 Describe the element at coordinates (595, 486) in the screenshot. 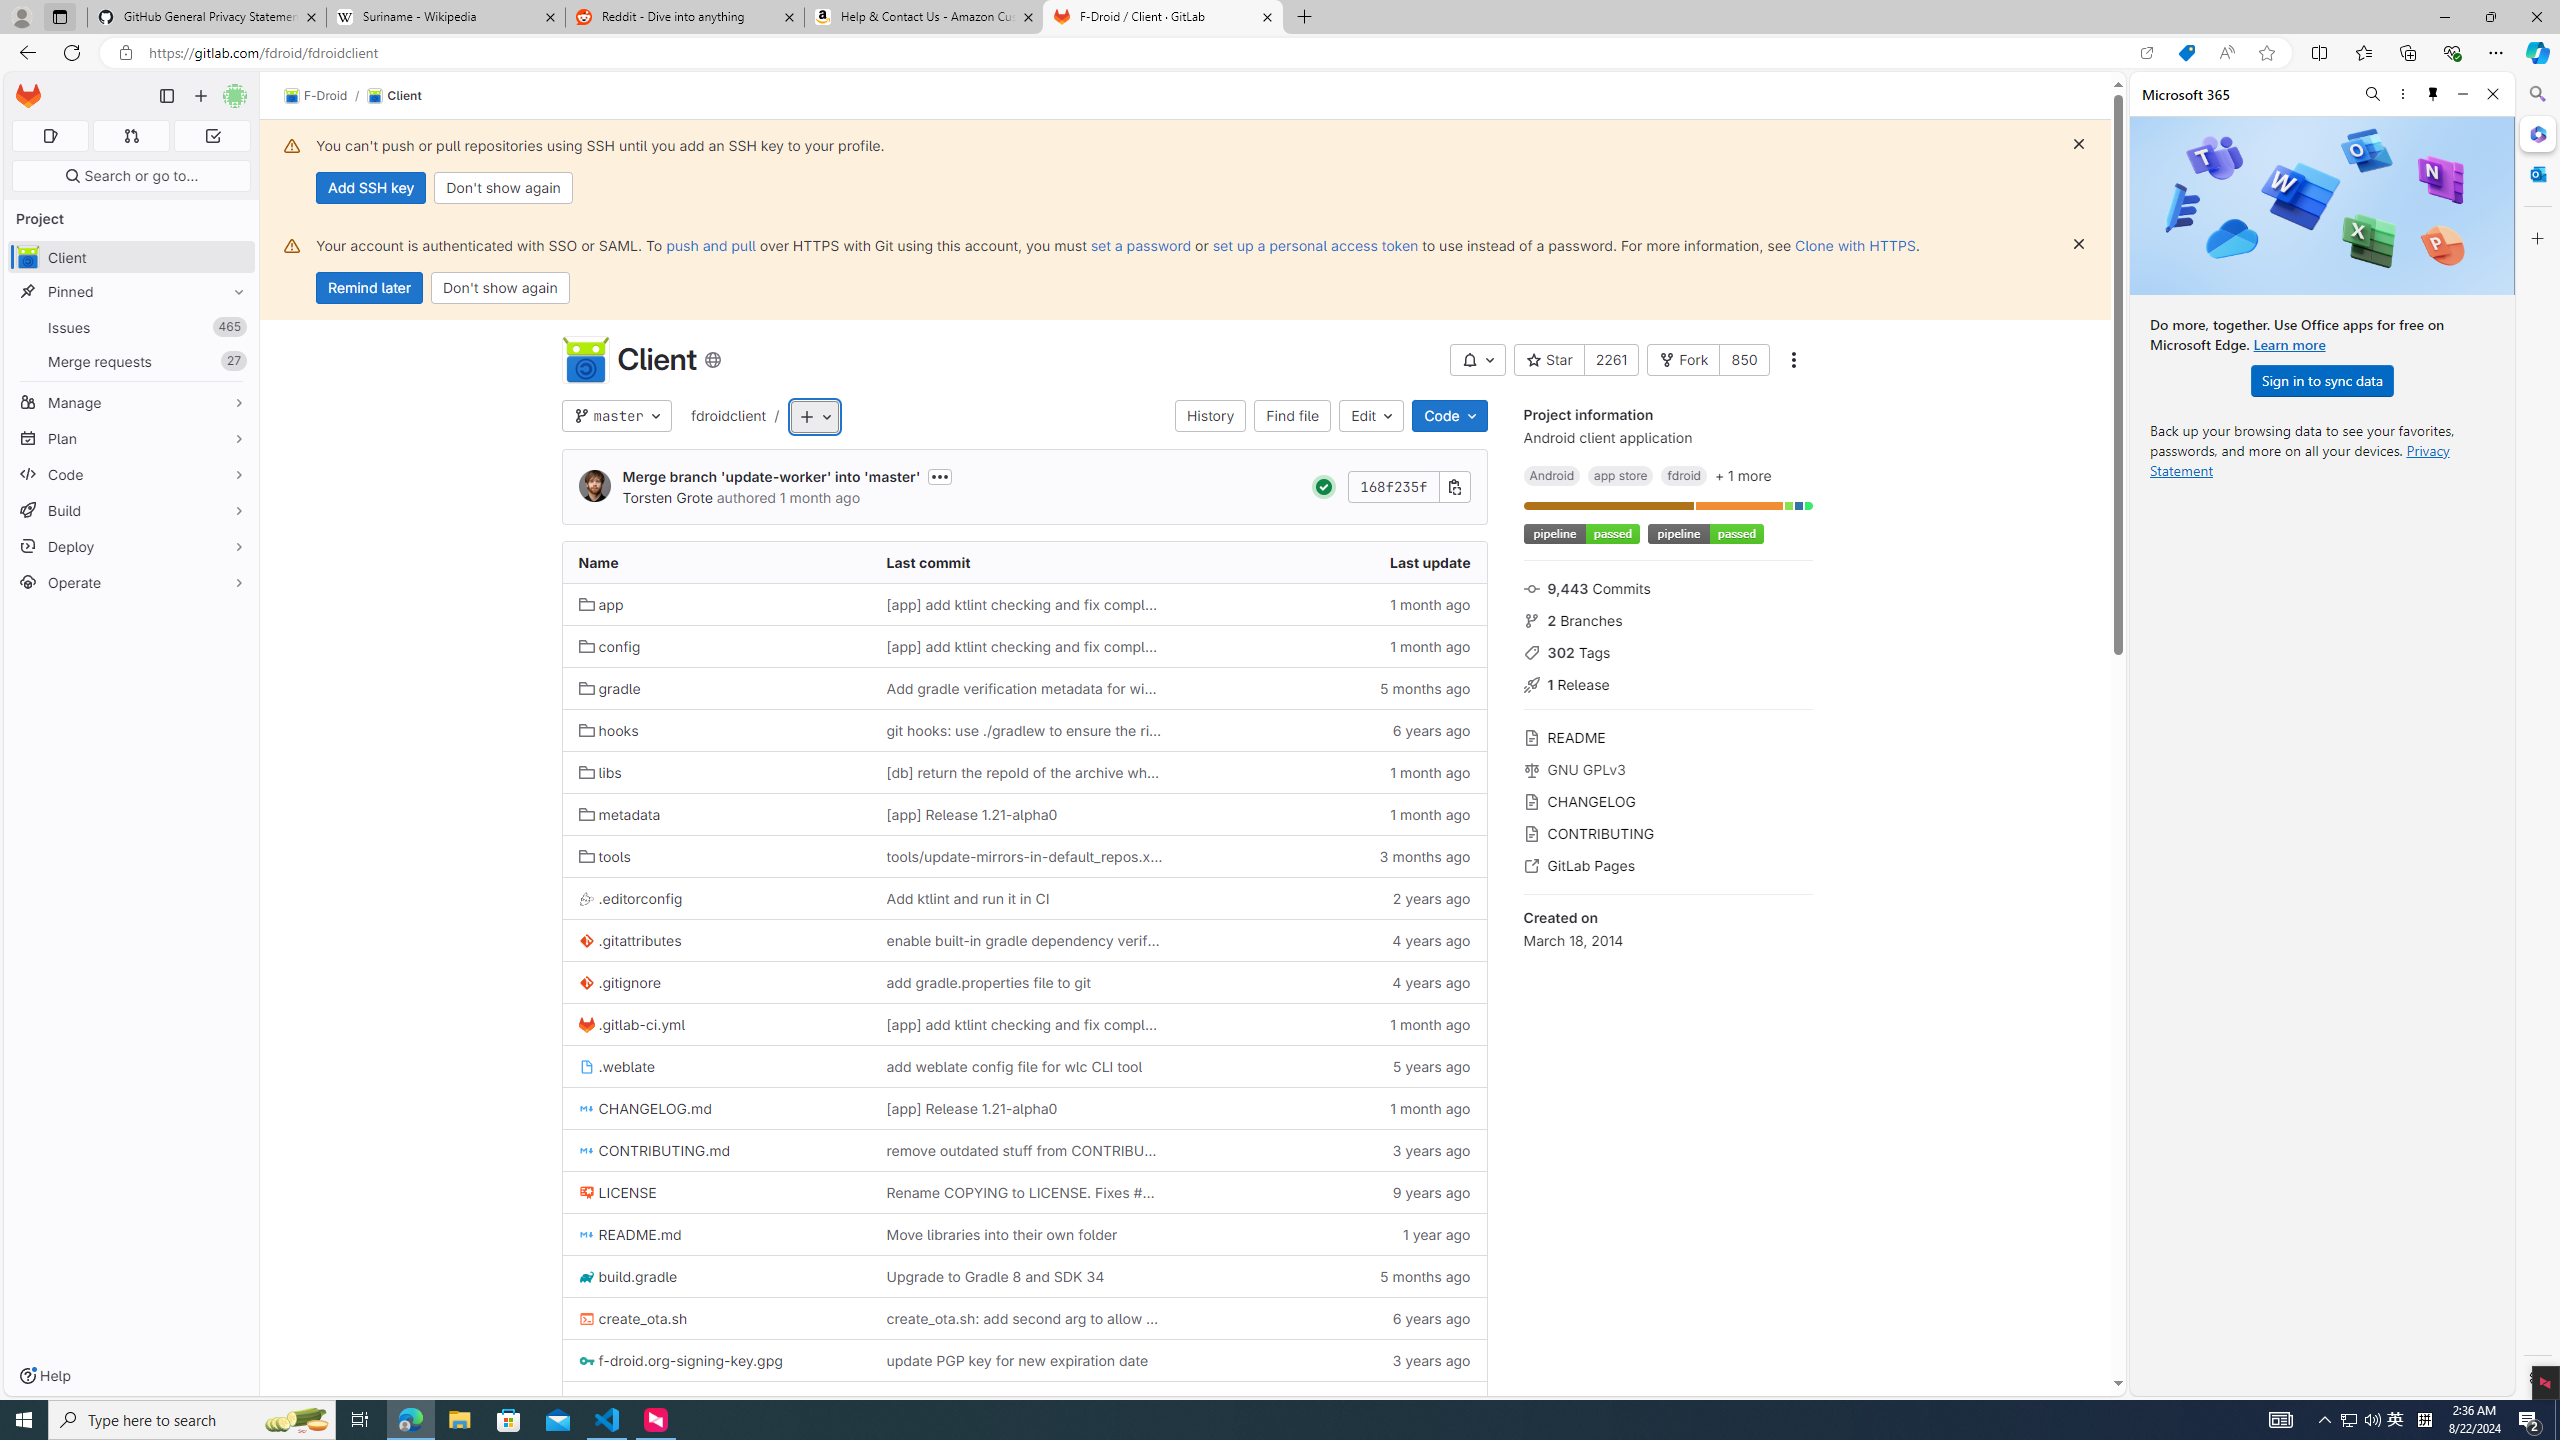

I see `'Torsten Grote'` at that location.